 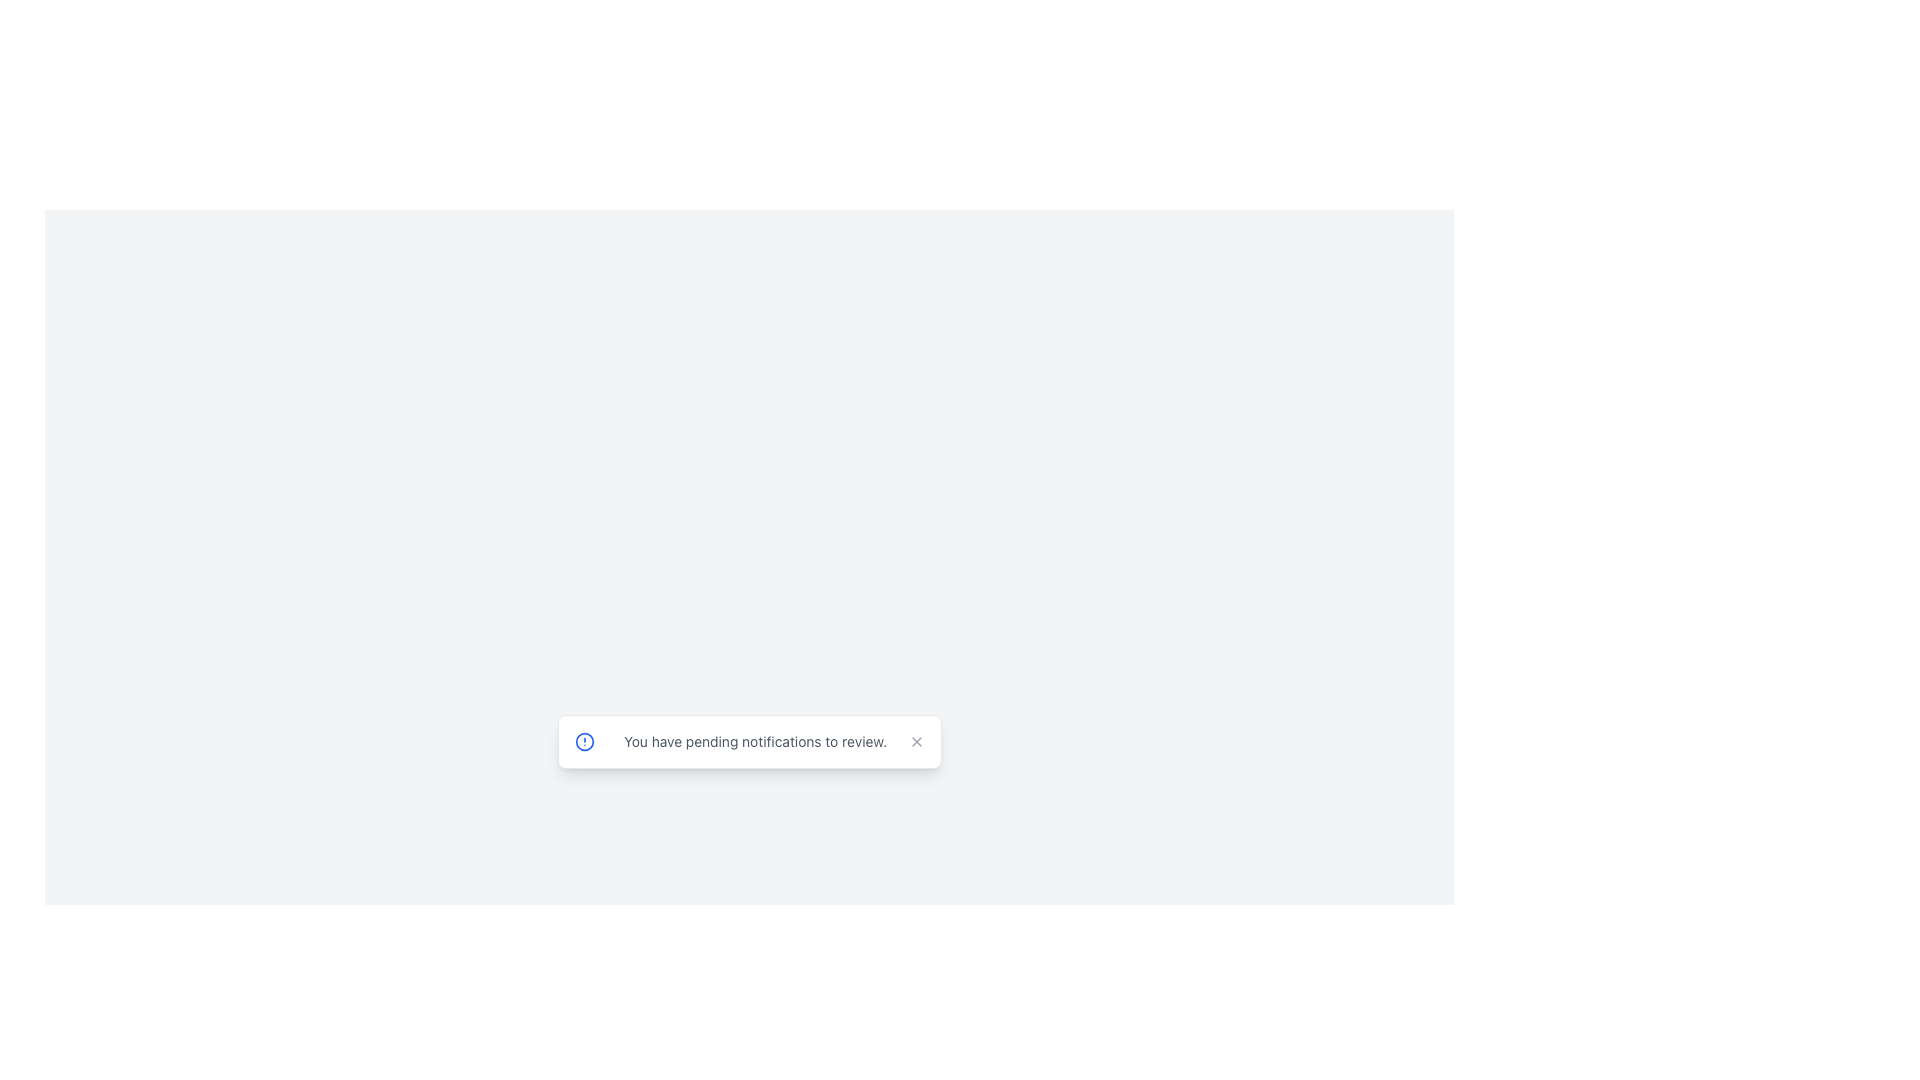 What do you see at coordinates (583, 741) in the screenshot?
I see `the blue stroked circular SVG icon located at the beginning of the notification popup, positioned to the left of the text 'You have pending notifications to review.'` at bounding box center [583, 741].